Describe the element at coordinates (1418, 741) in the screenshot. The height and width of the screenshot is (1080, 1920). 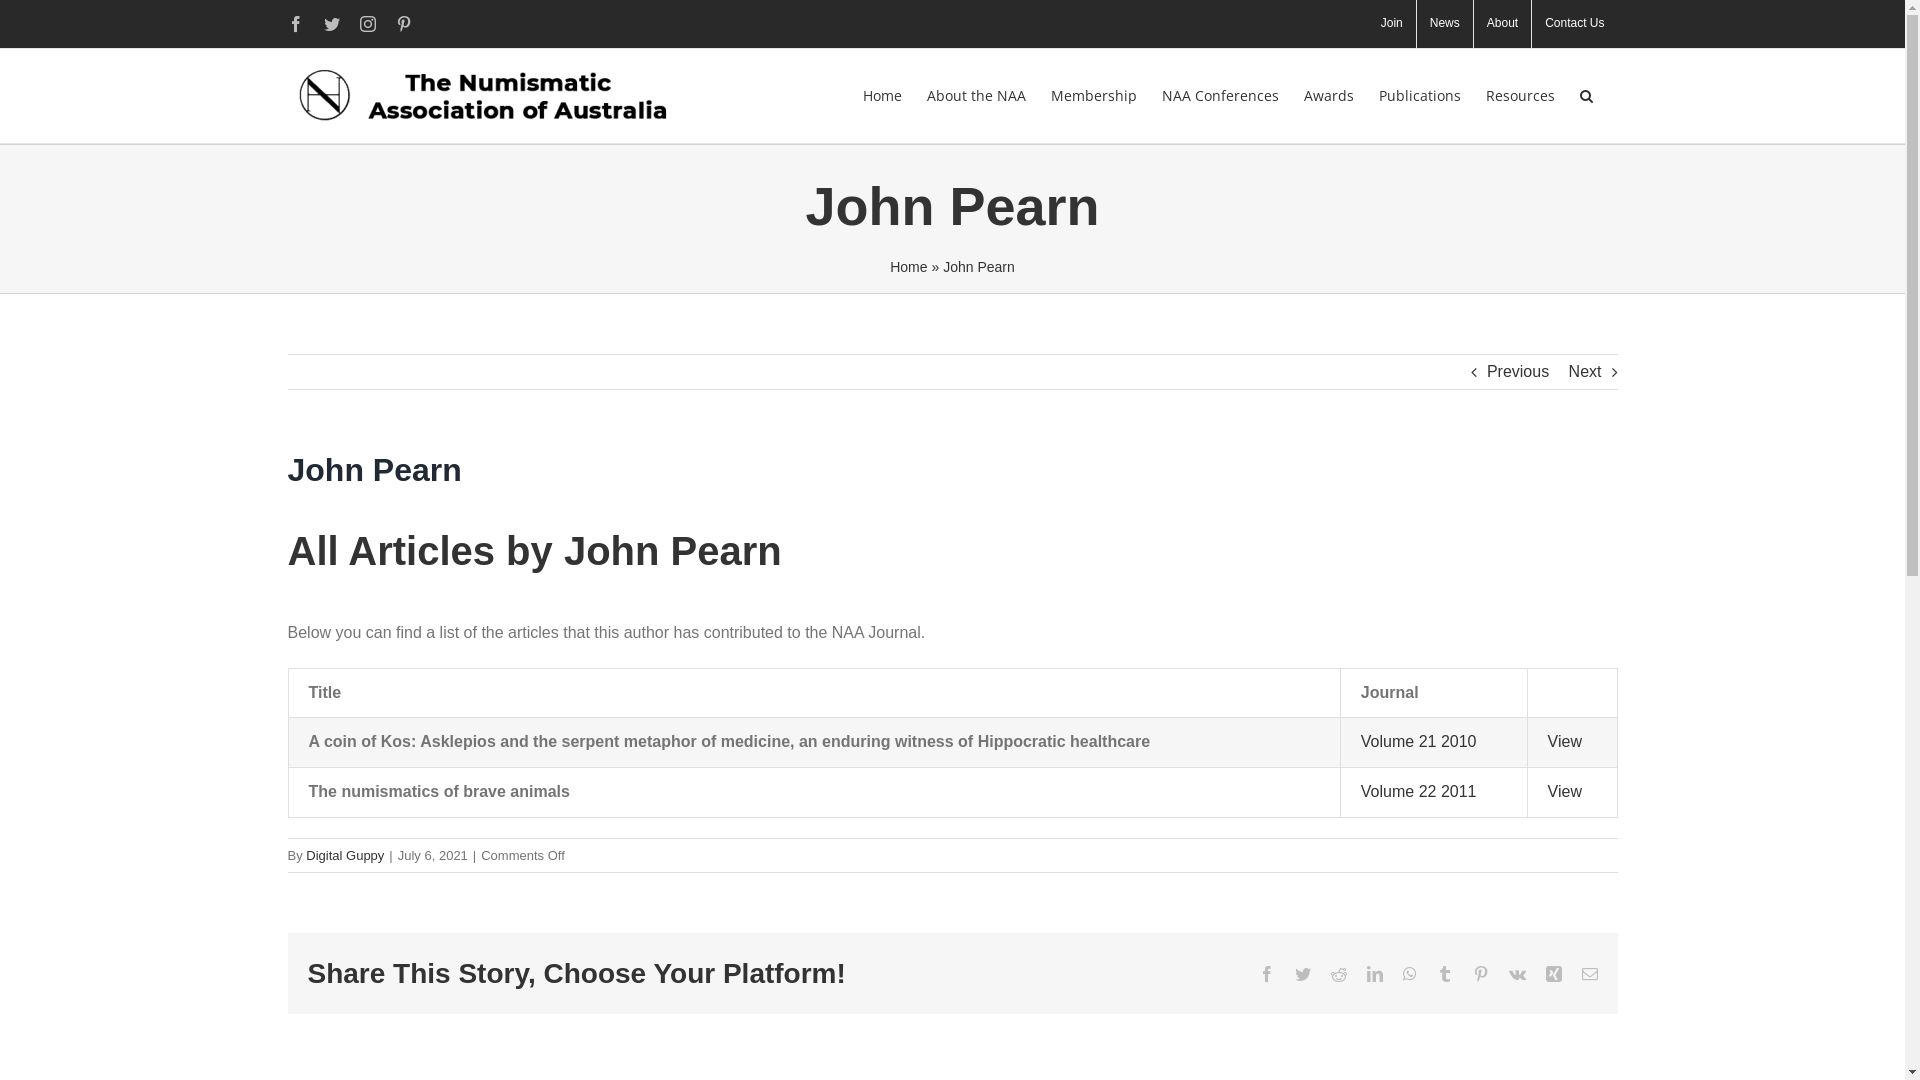
I see `'Volume 21 2010'` at that location.